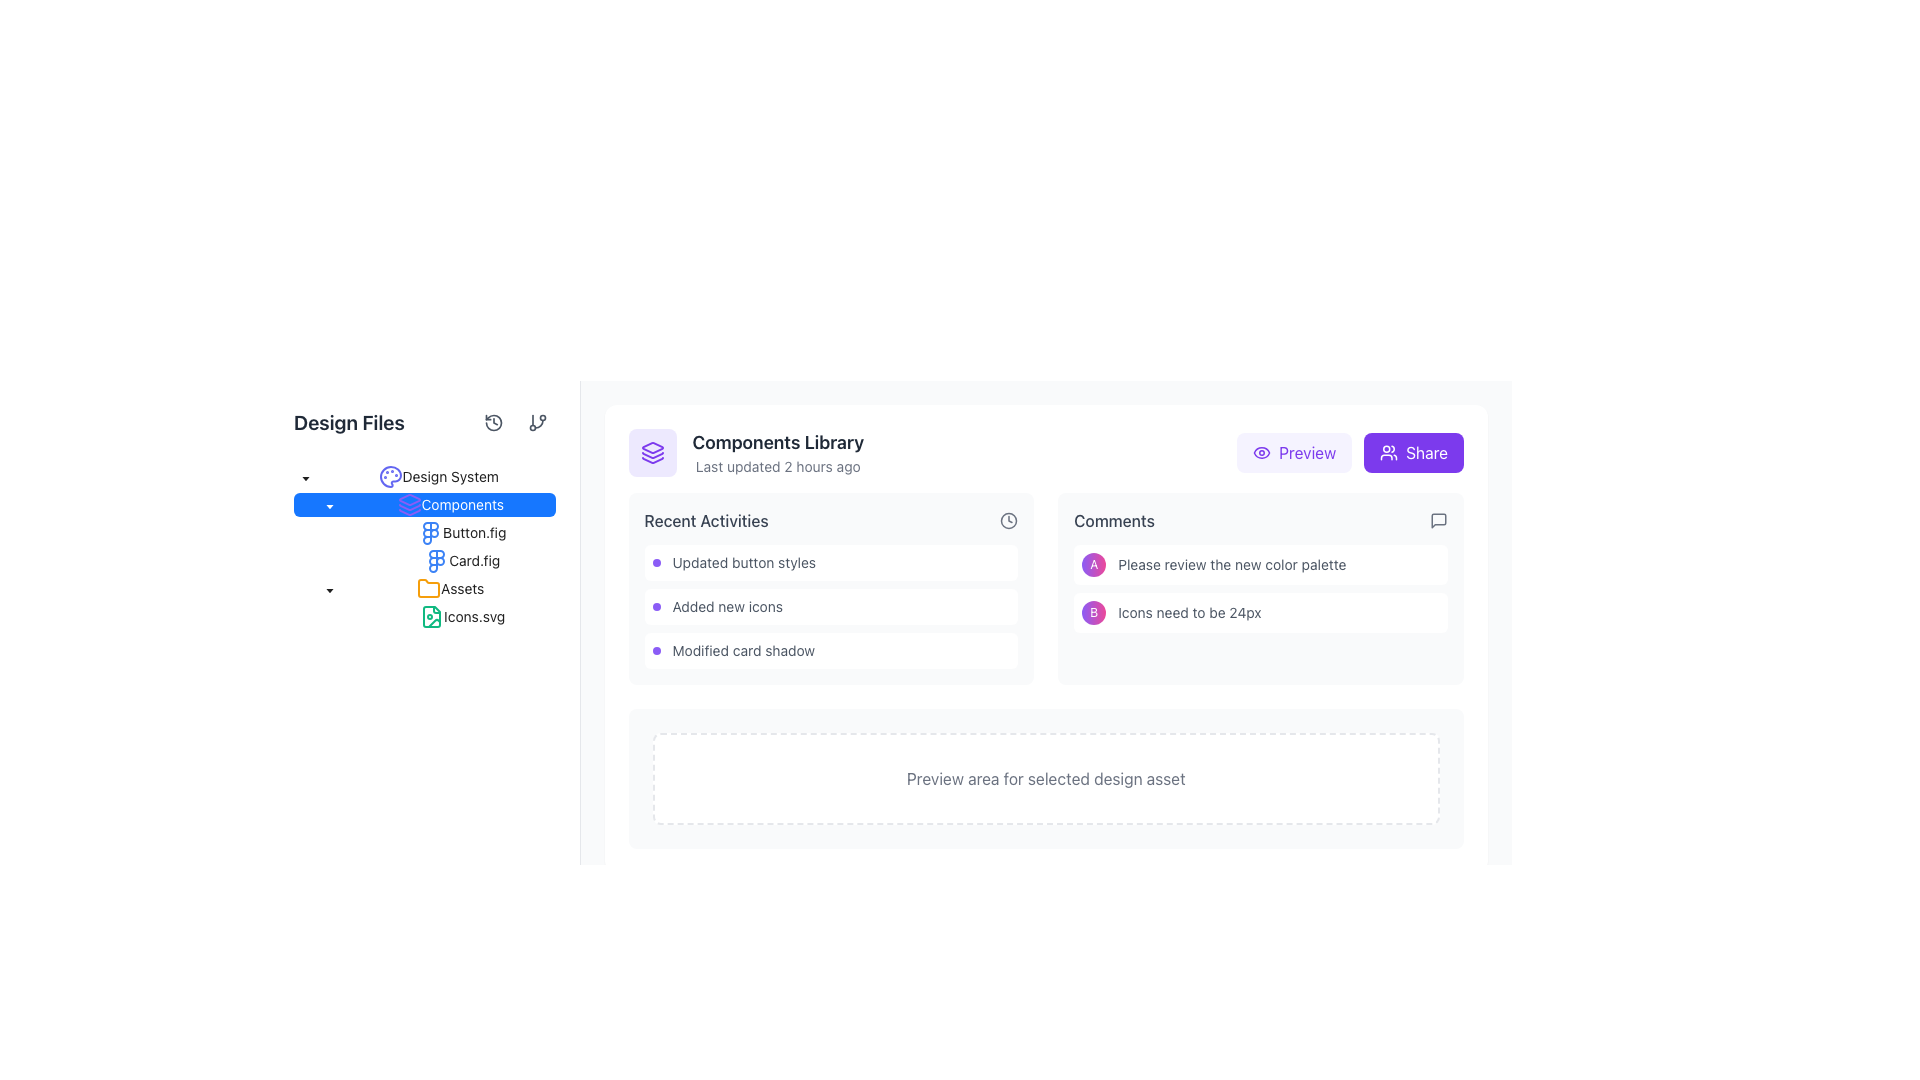 The height and width of the screenshot is (1080, 1920). Describe the element at coordinates (777, 452) in the screenshot. I see `the textual label that serves as a descriptive title and timestamp for the library or collection, located towards the upper-center of the interface, above Recent Activities and Comments` at that location.